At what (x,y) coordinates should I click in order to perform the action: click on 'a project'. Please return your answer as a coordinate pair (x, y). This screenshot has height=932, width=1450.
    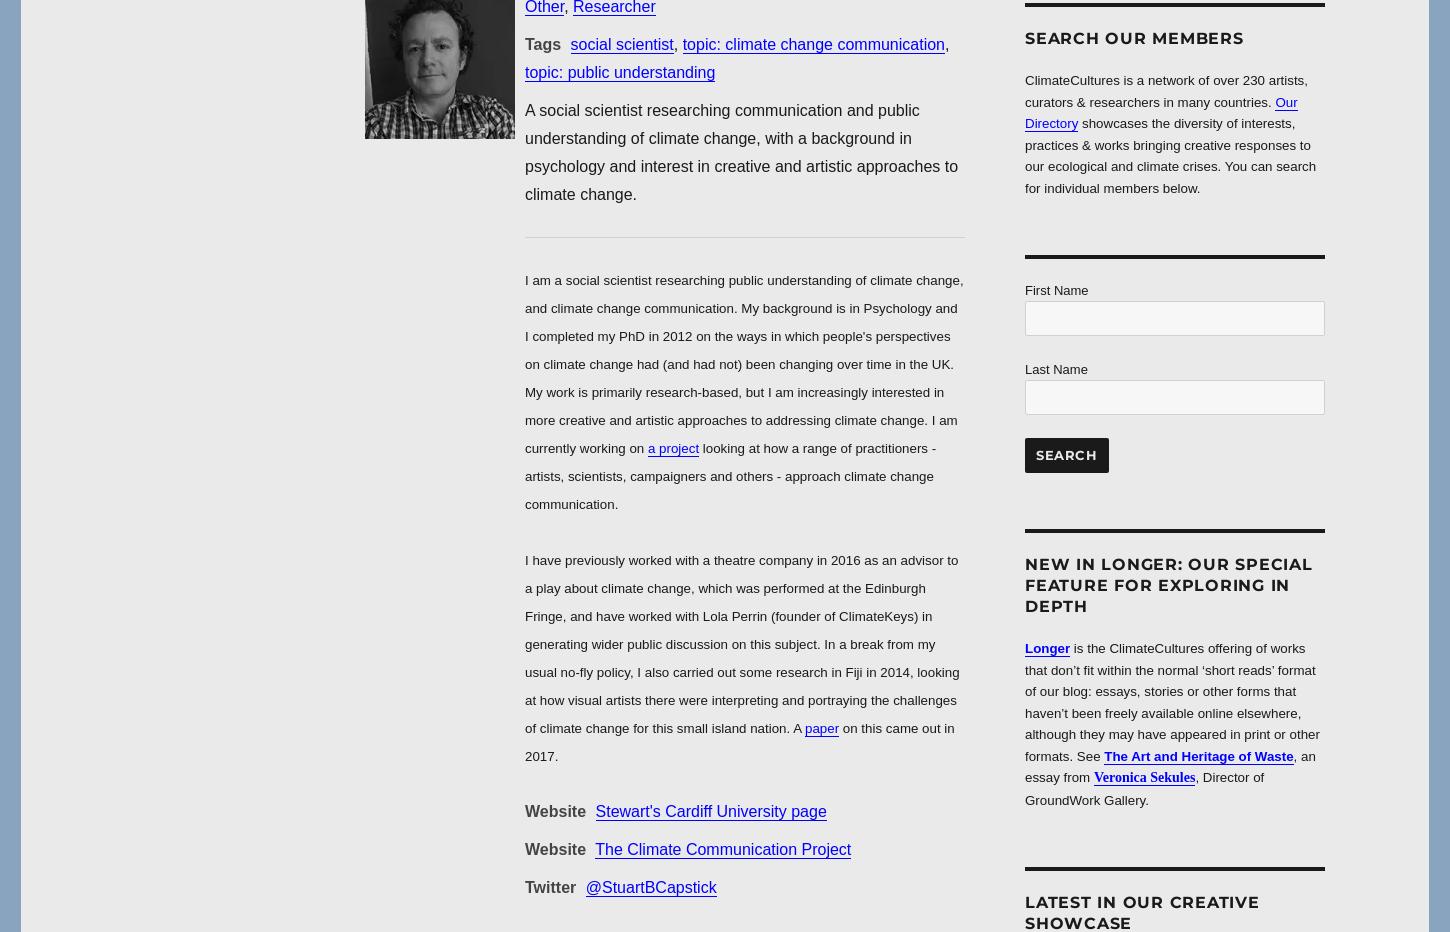
    Looking at the image, I should click on (671, 448).